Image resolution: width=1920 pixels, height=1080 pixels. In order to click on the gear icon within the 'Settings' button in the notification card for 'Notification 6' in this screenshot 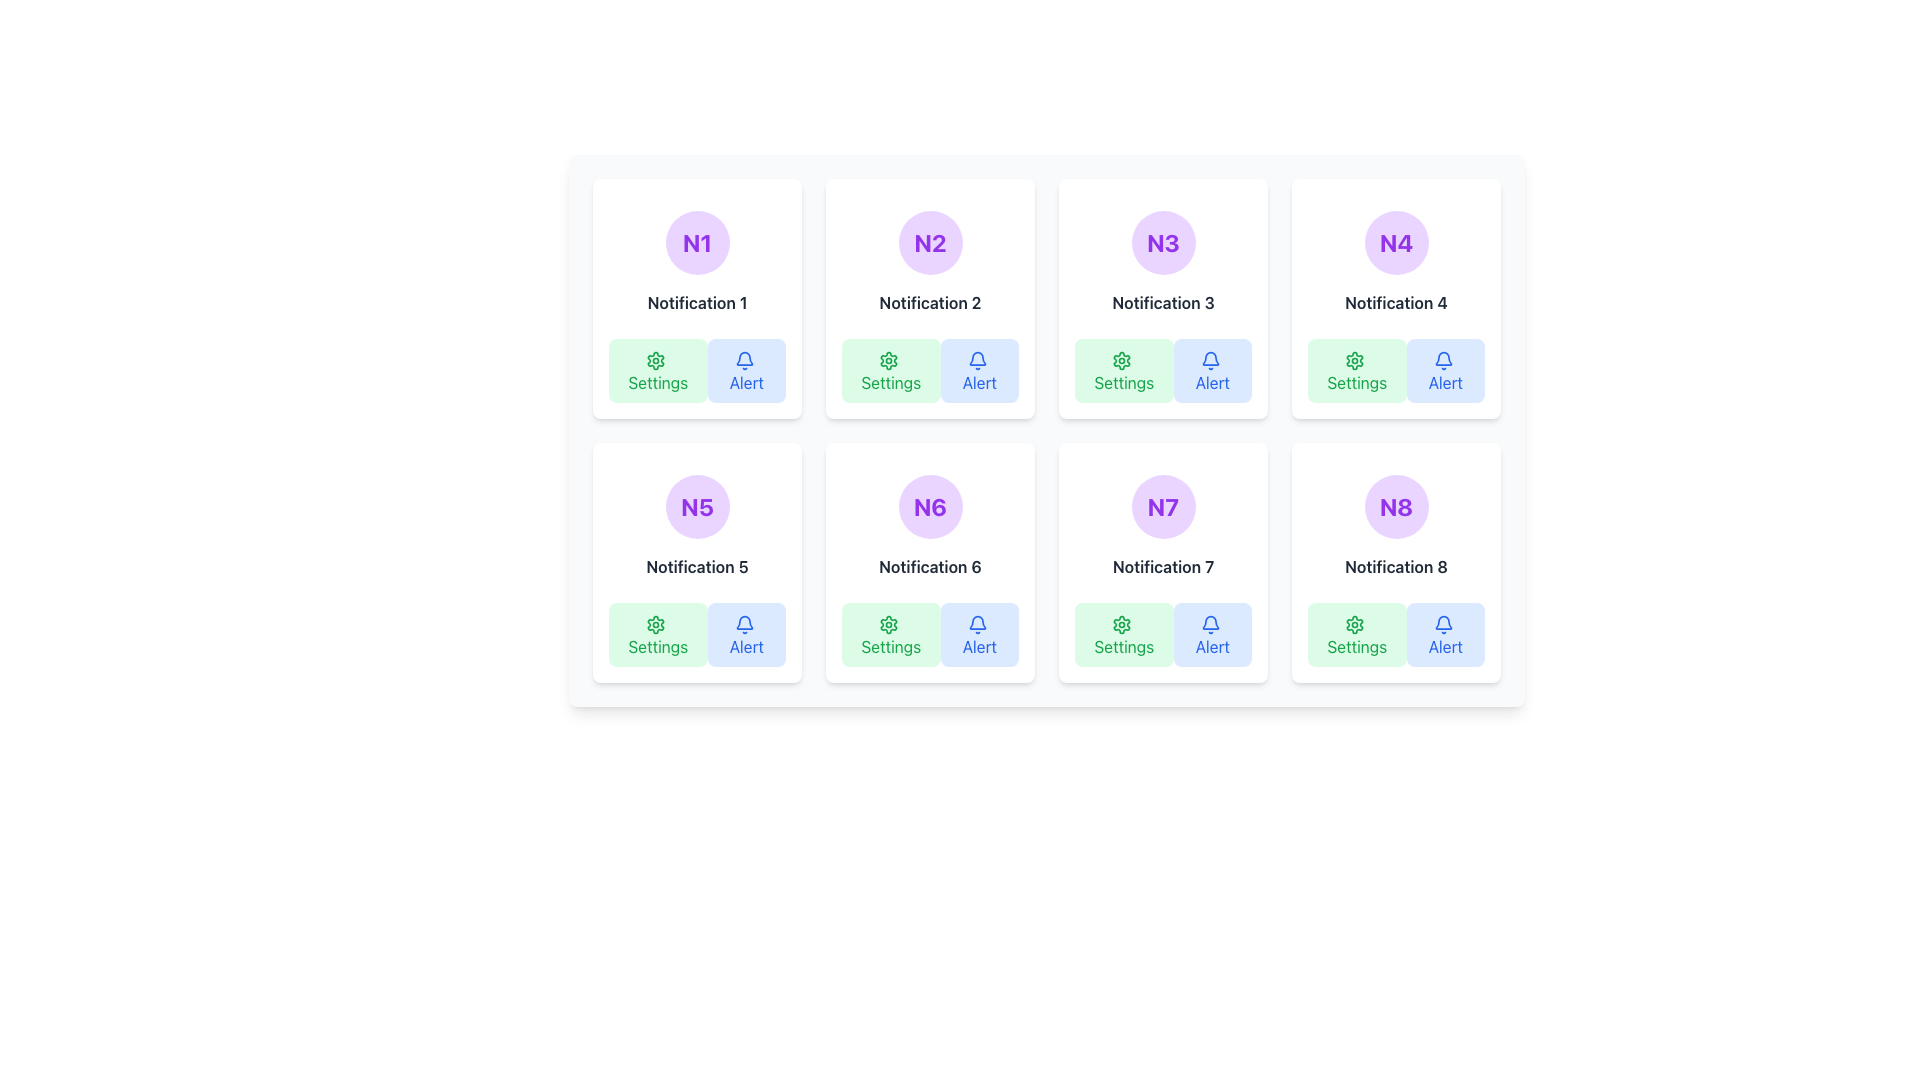, I will do `click(888, 623)`.